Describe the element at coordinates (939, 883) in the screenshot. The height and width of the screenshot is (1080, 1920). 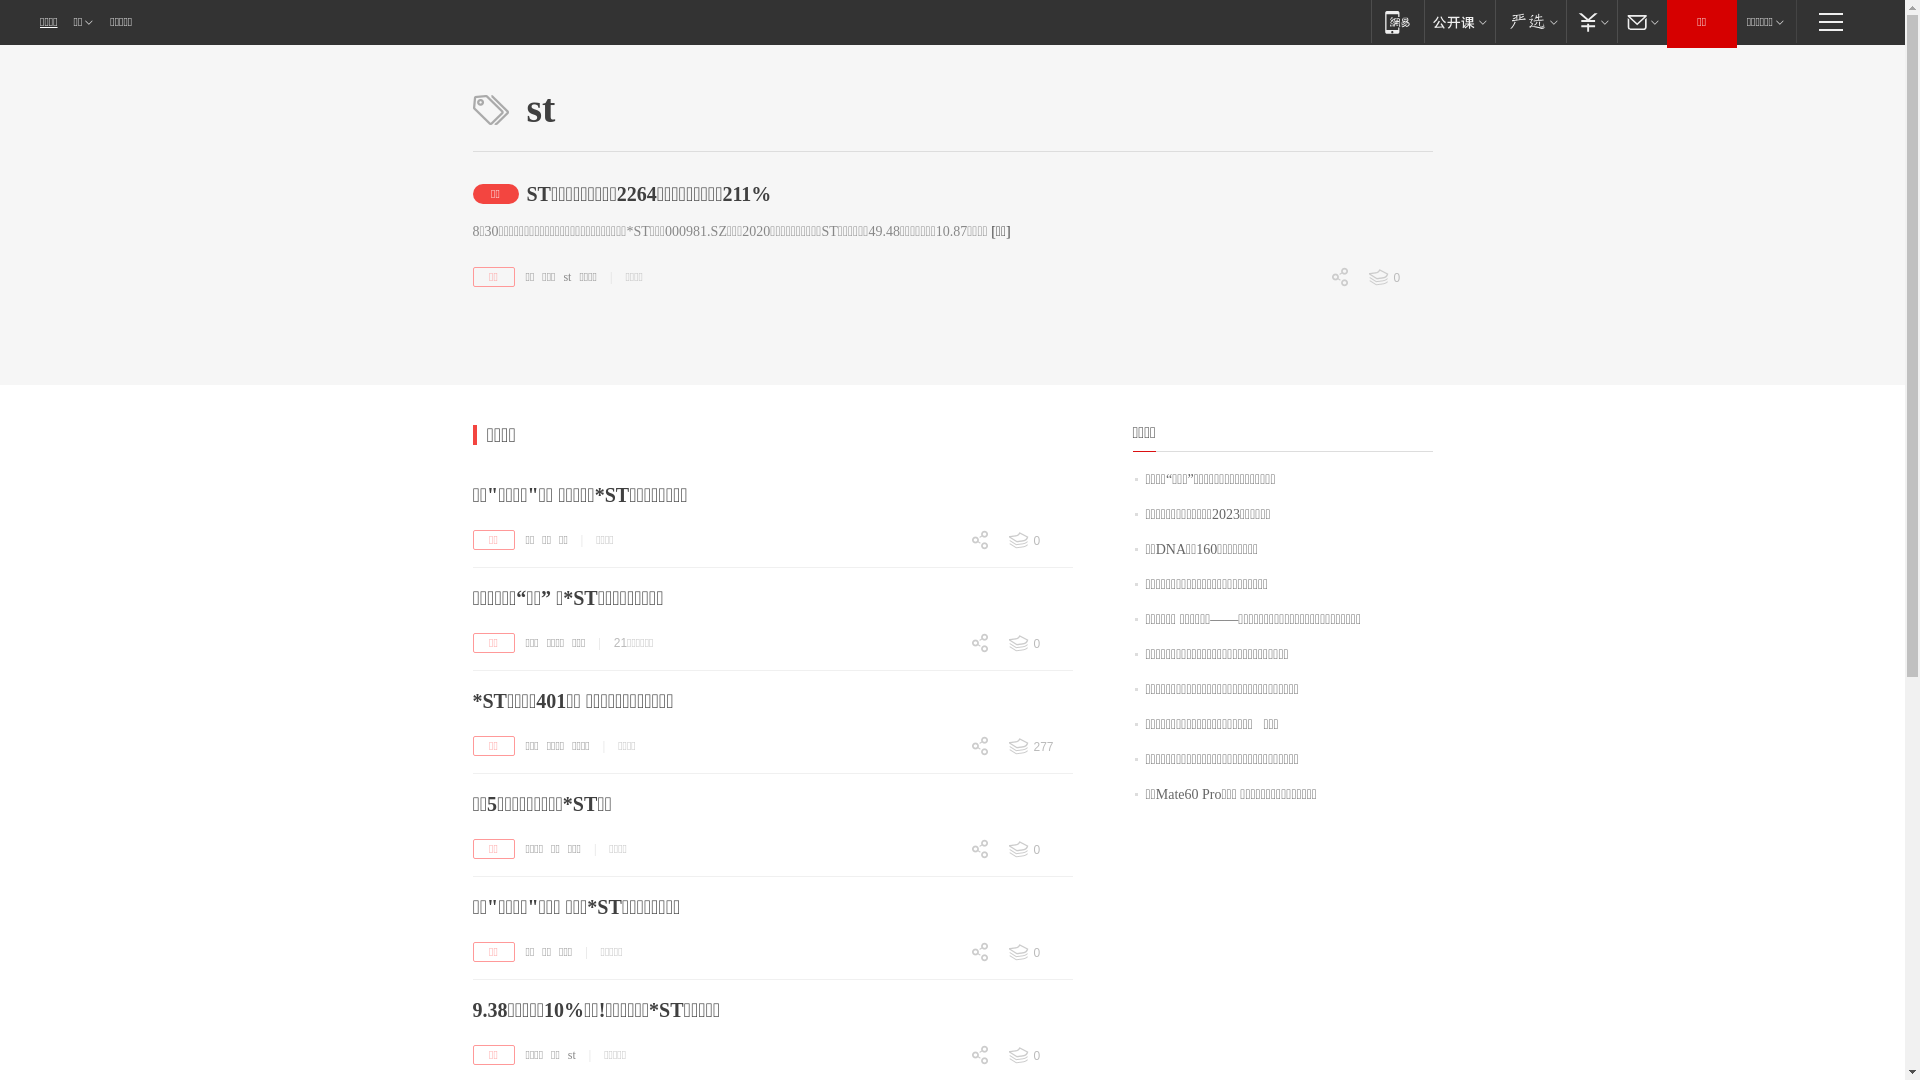
I see `'0'` at that location.